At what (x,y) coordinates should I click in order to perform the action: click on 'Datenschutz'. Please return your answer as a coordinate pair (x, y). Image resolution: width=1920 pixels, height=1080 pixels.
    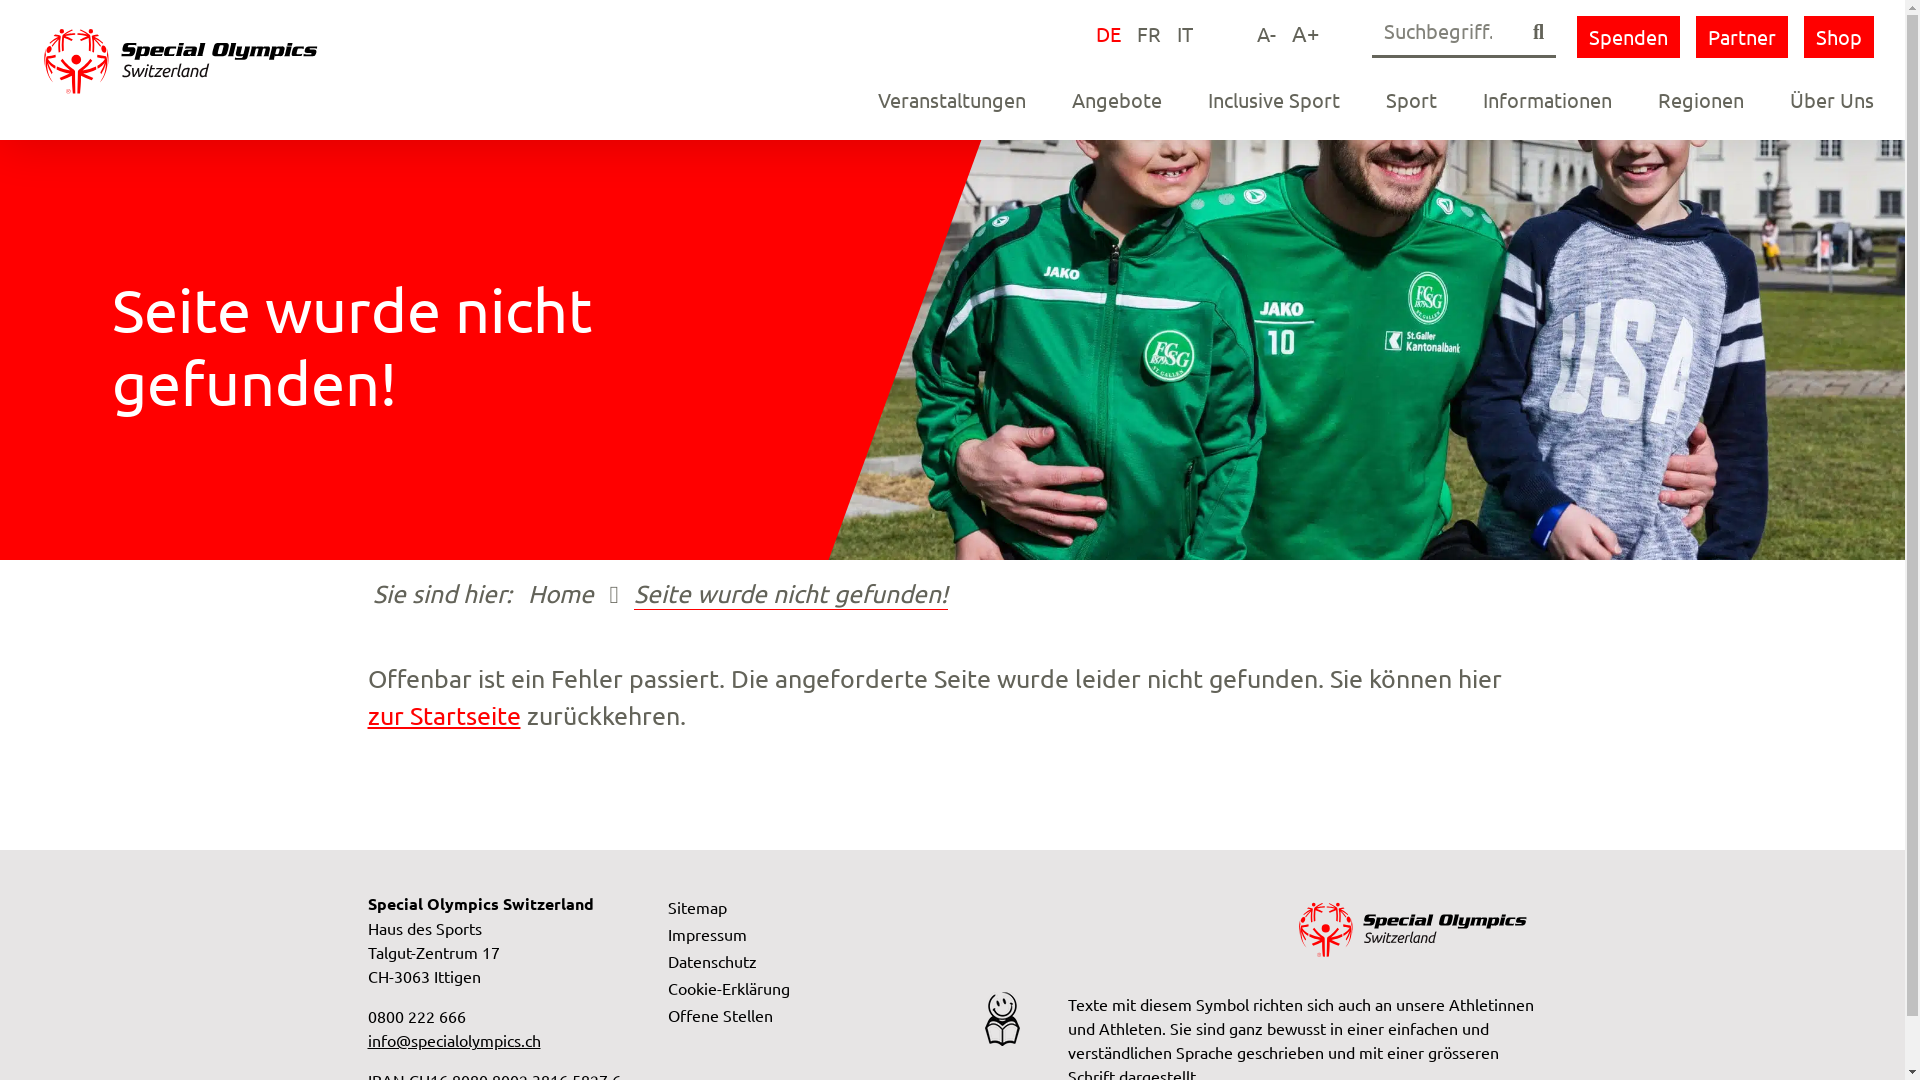
    Looking at the image, I should click on (712, 959).